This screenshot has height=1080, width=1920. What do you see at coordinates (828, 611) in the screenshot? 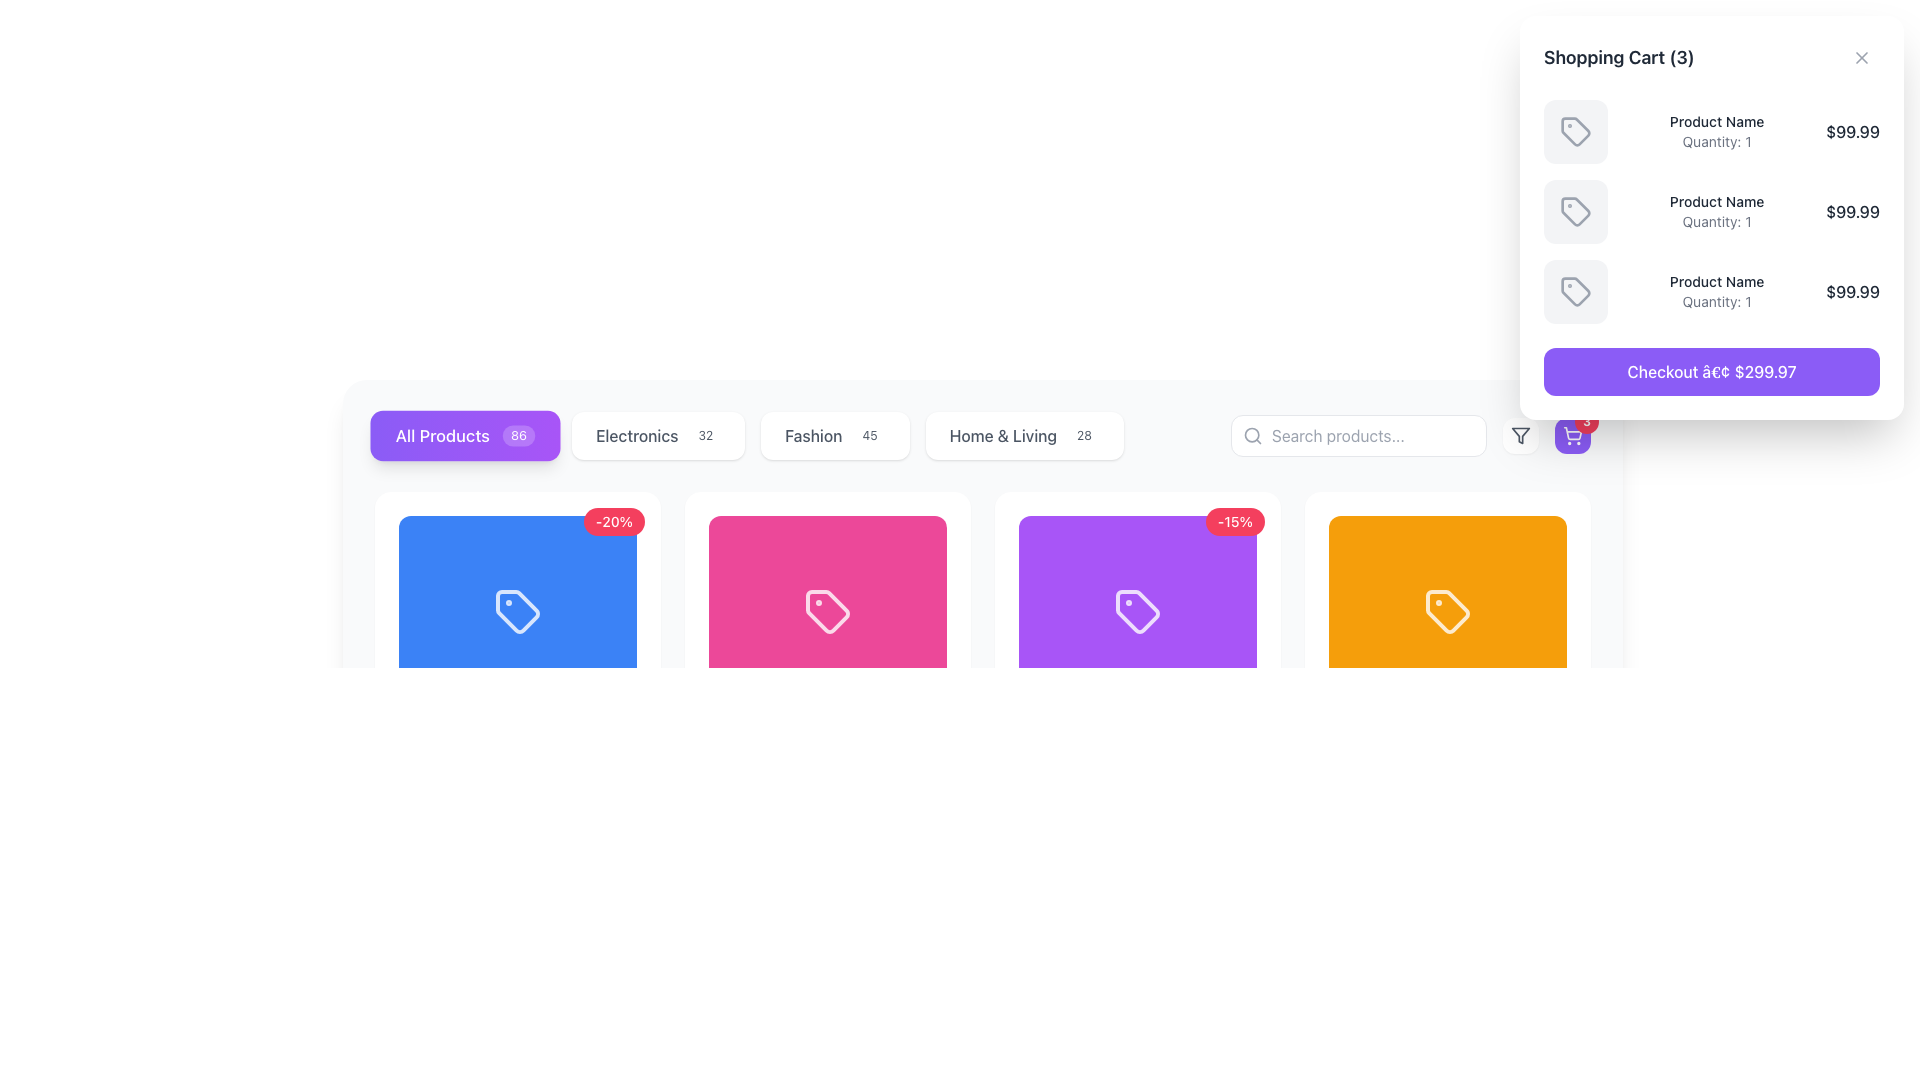
I see `the details of the tag icon located in the second pink card from the left under the 'All Products' tab` at bounding box center [828, 611].